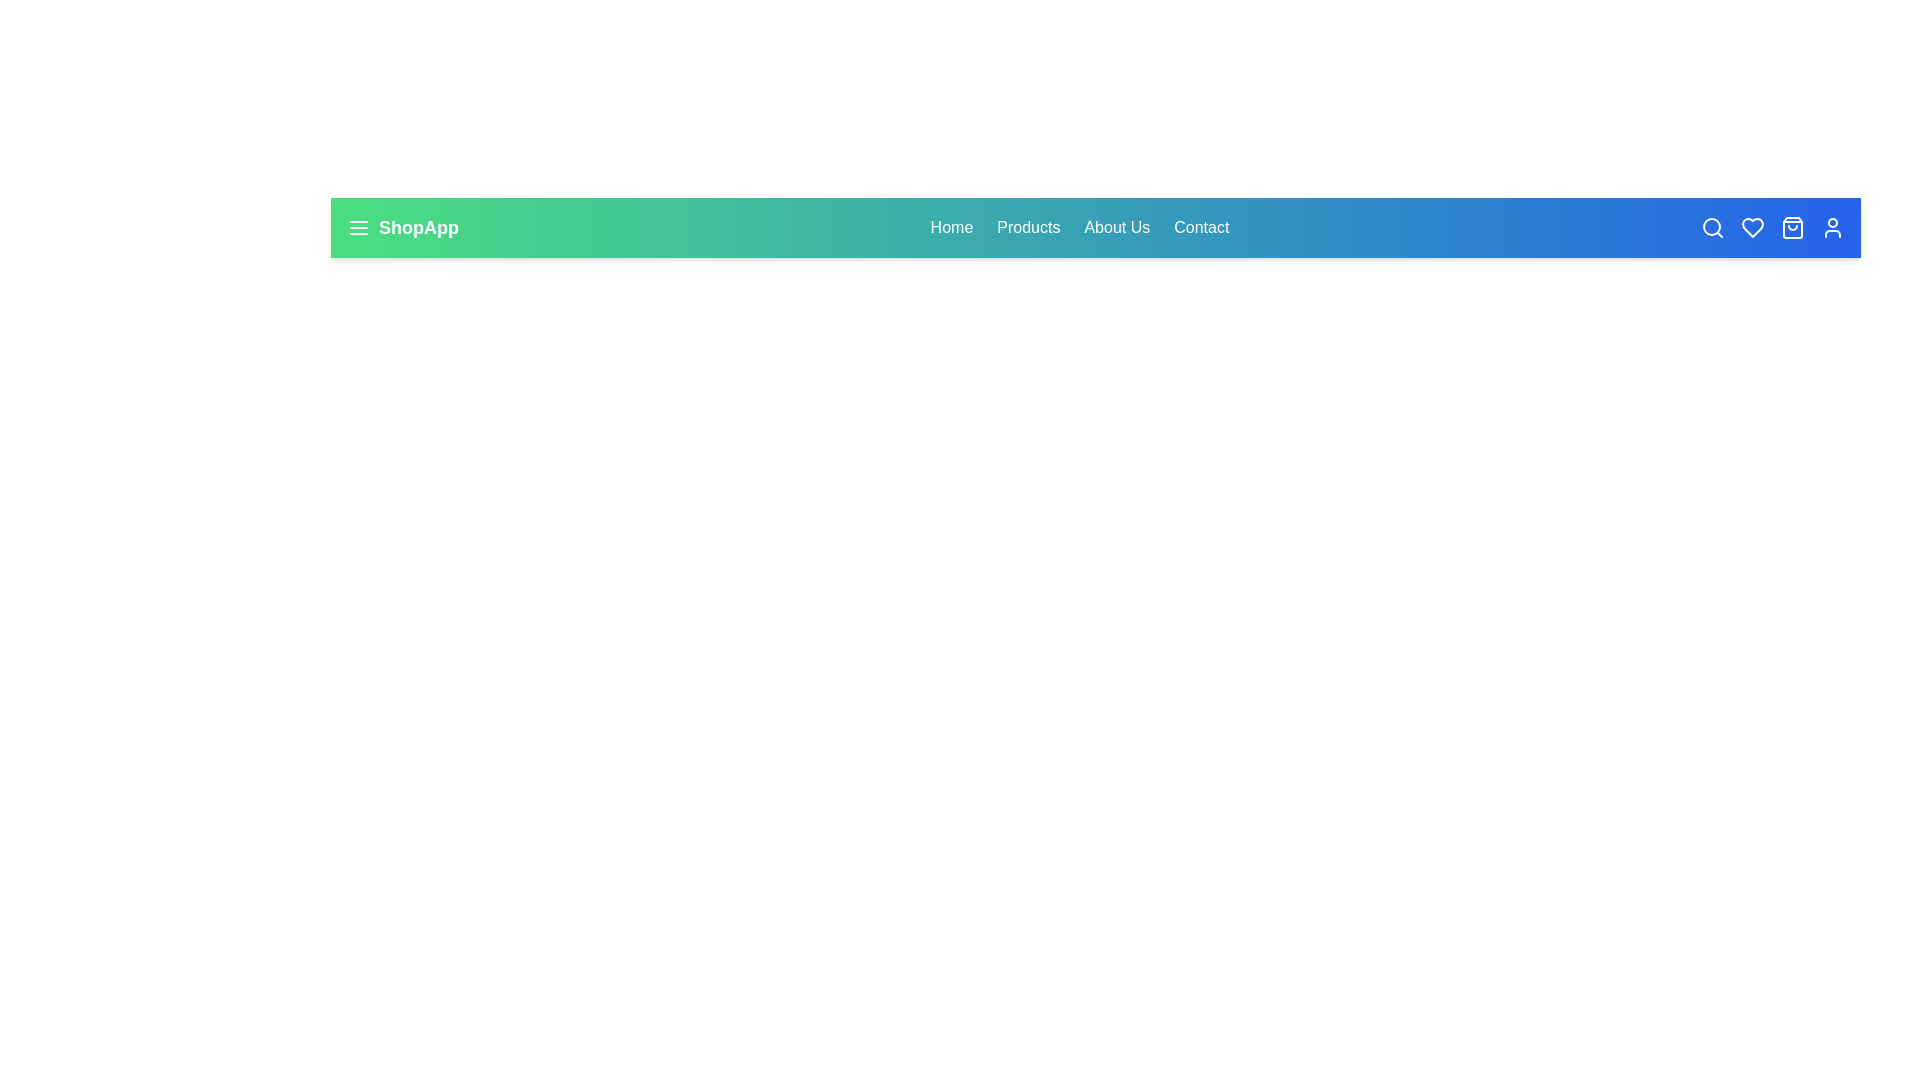 This screenshot has width=1920, height=1080. Describe the element at coordinates (950, 226) in the screenshot. I see `the 'Home' link in the navigation bar` at that location.